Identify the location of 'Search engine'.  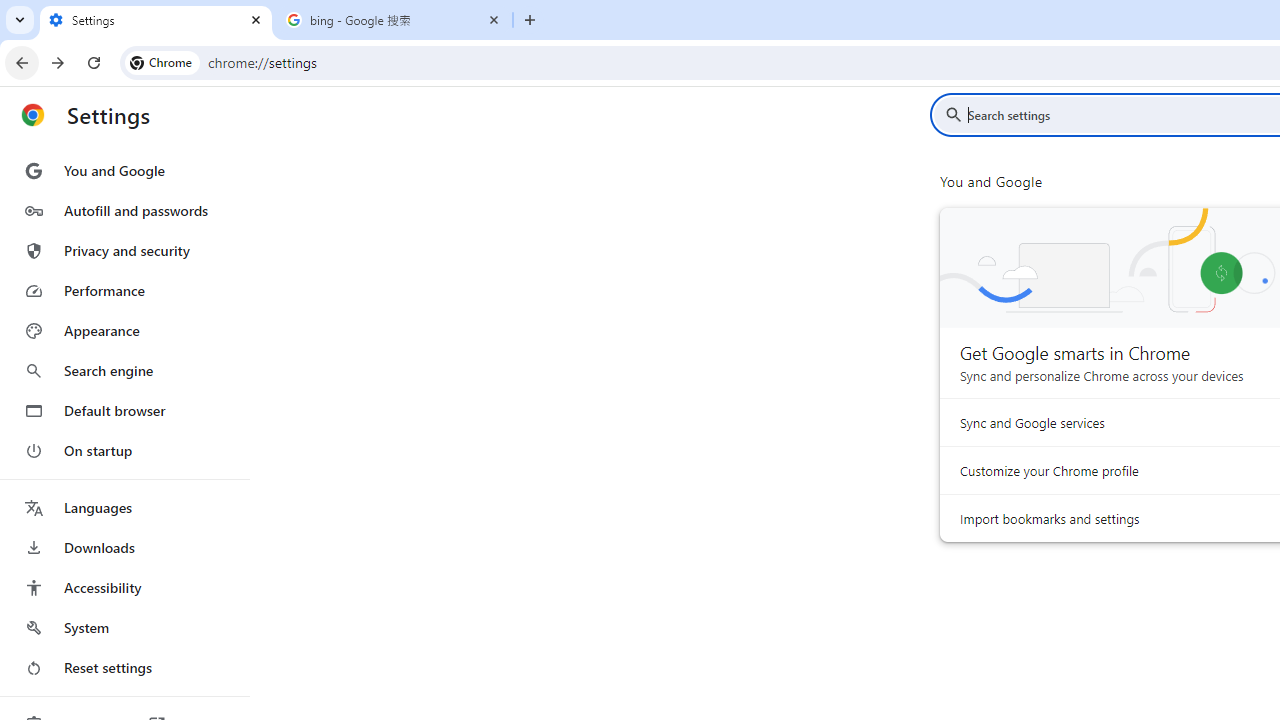
(123, 371).